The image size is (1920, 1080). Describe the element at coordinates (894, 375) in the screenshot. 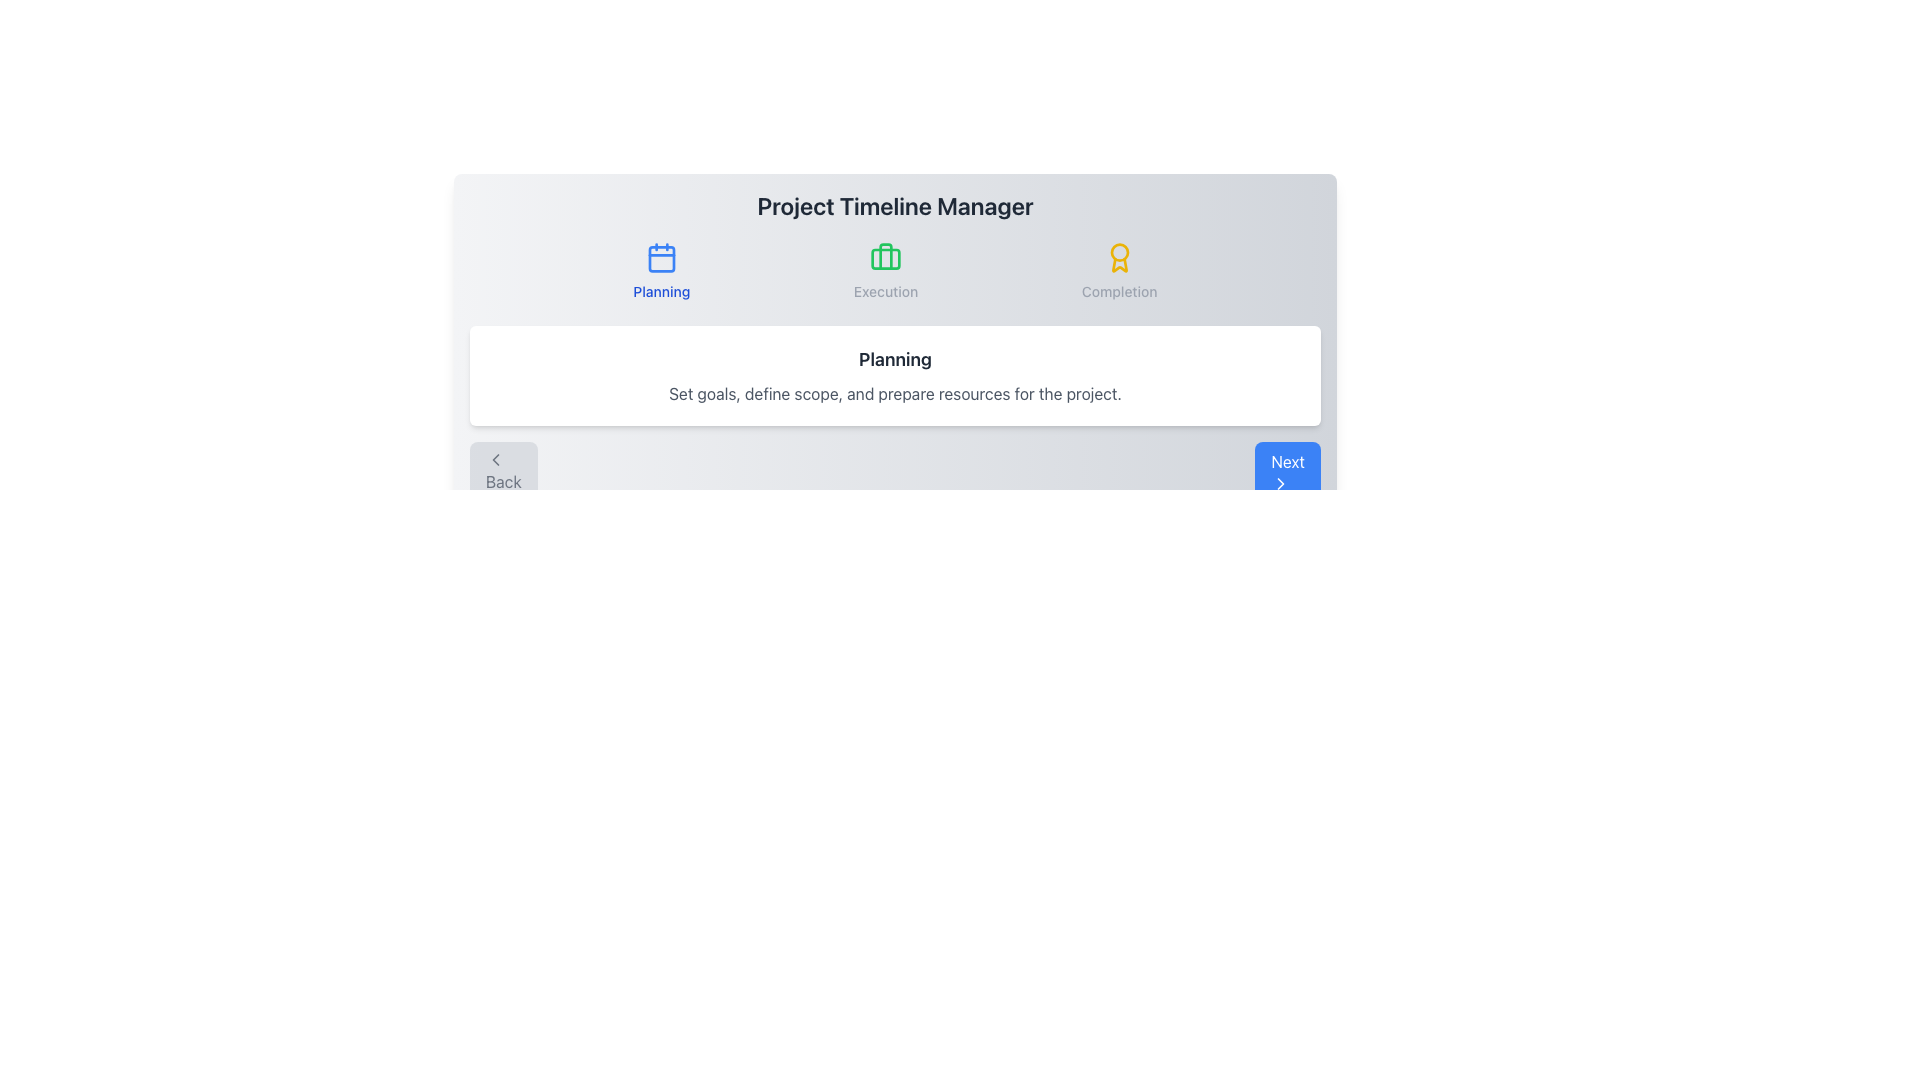

I see `text content of the 'Planning' stage summary text block located centrally below the navigation row in the 'Project Timeline Manager' component` at that location.